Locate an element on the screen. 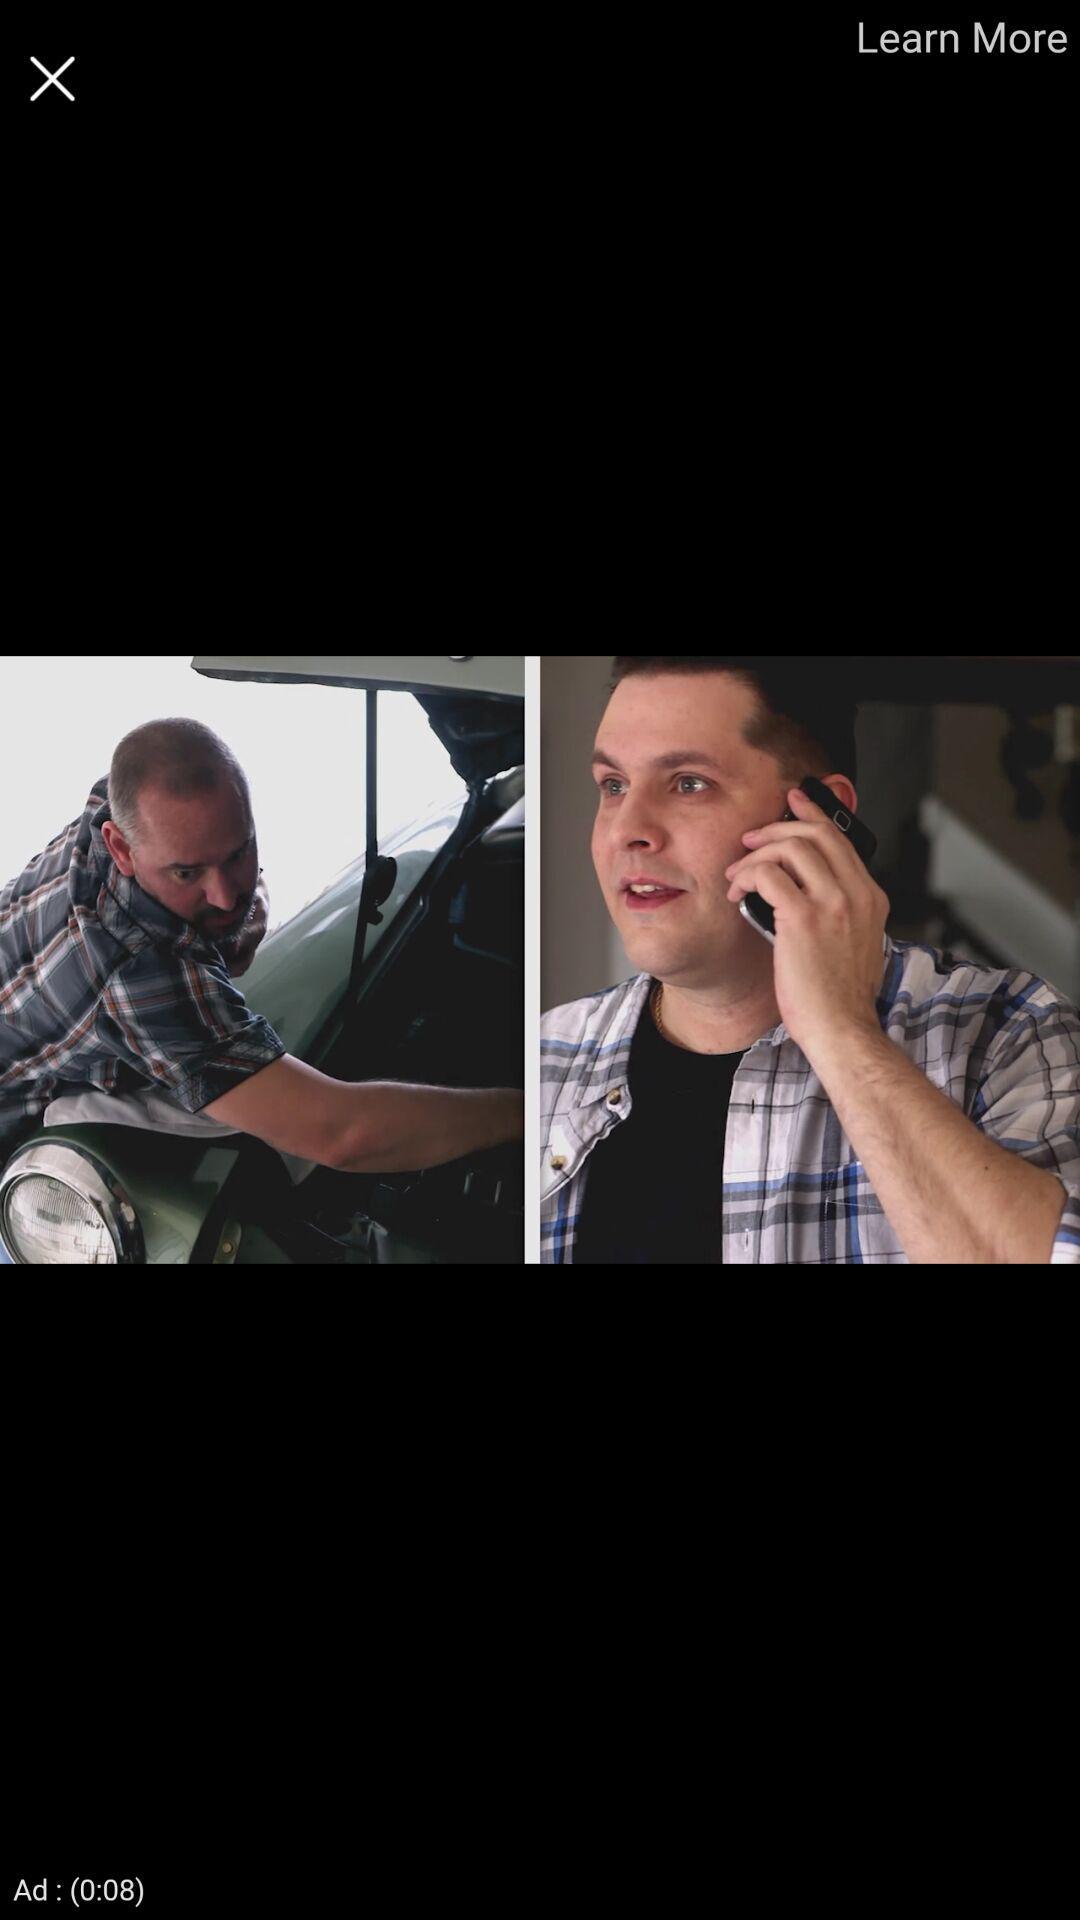  advertisement is located at coordinates (51, 78).